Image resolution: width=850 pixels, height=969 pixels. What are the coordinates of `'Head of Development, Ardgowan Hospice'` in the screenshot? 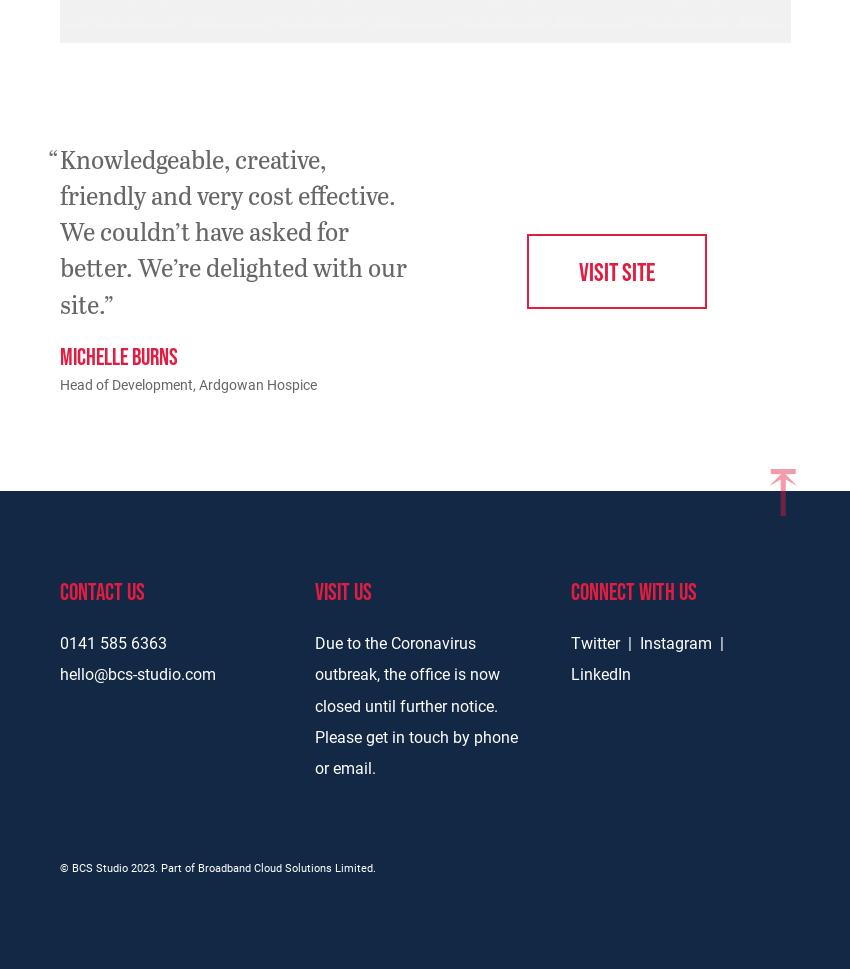 It's located at (186, 384).